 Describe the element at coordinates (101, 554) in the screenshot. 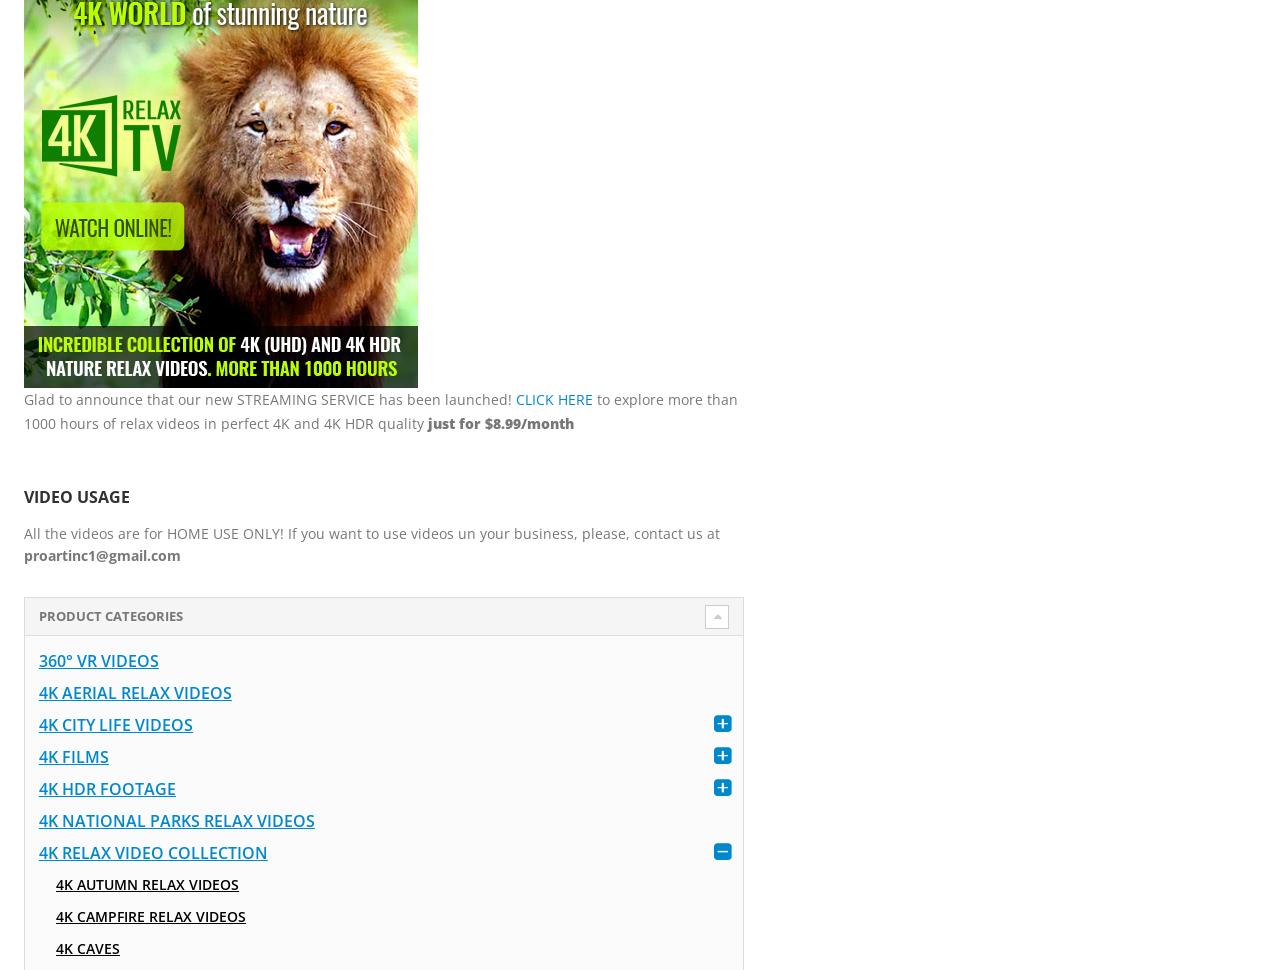

I see `'proartinc1@gmail.com'` at that location.